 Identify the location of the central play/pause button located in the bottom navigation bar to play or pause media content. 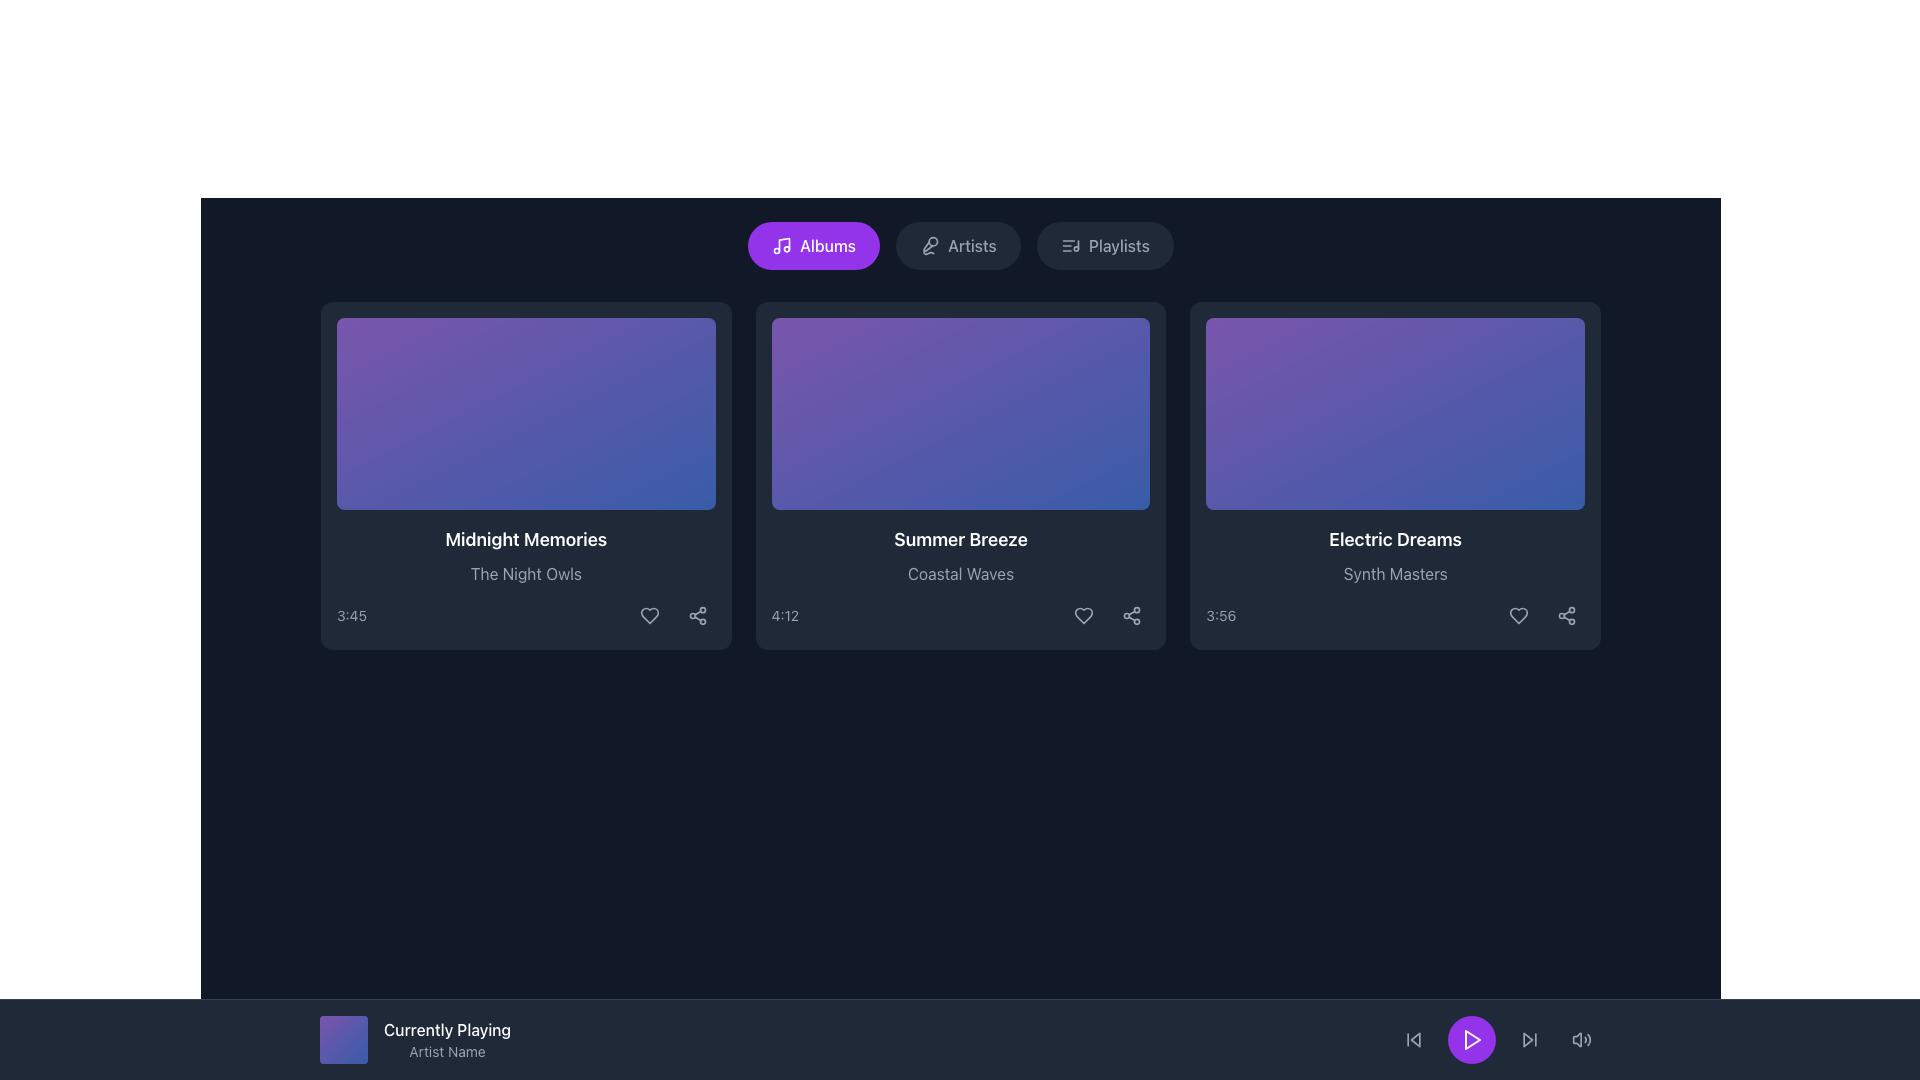
(1472, 1039).